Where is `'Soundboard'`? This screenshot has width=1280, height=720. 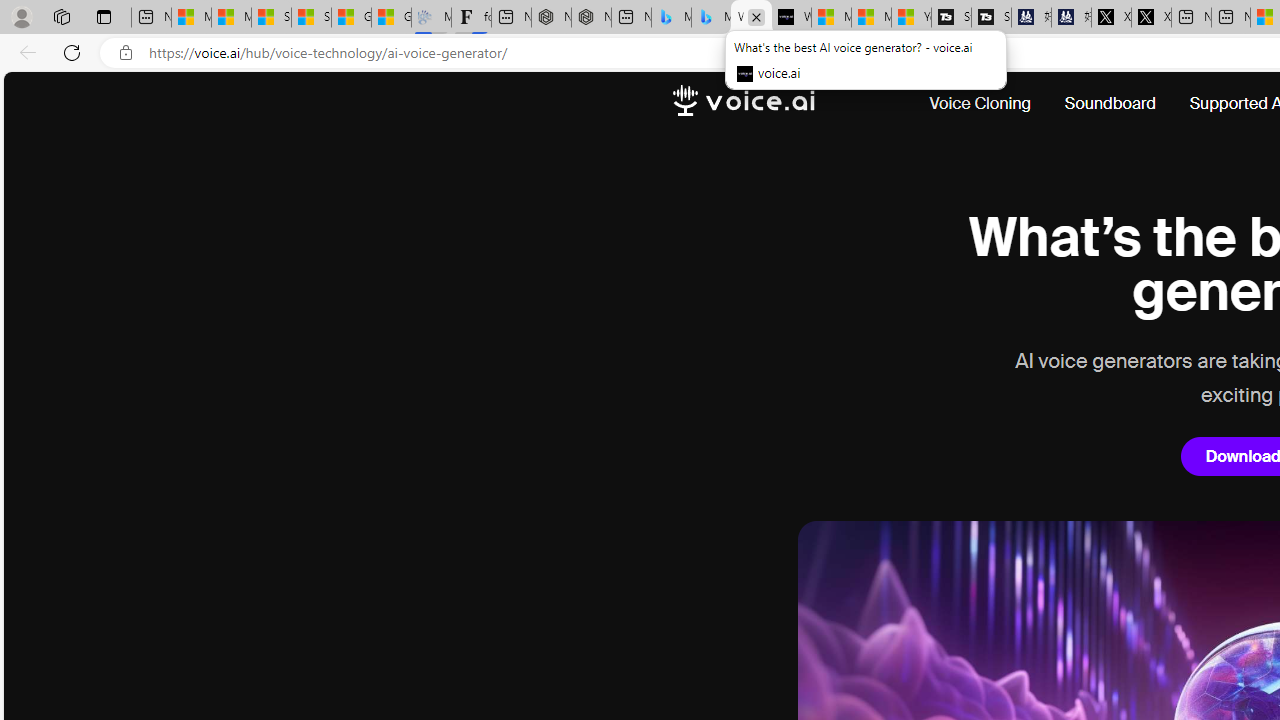 'Soundboard' is located at coordinates (1108, 104).